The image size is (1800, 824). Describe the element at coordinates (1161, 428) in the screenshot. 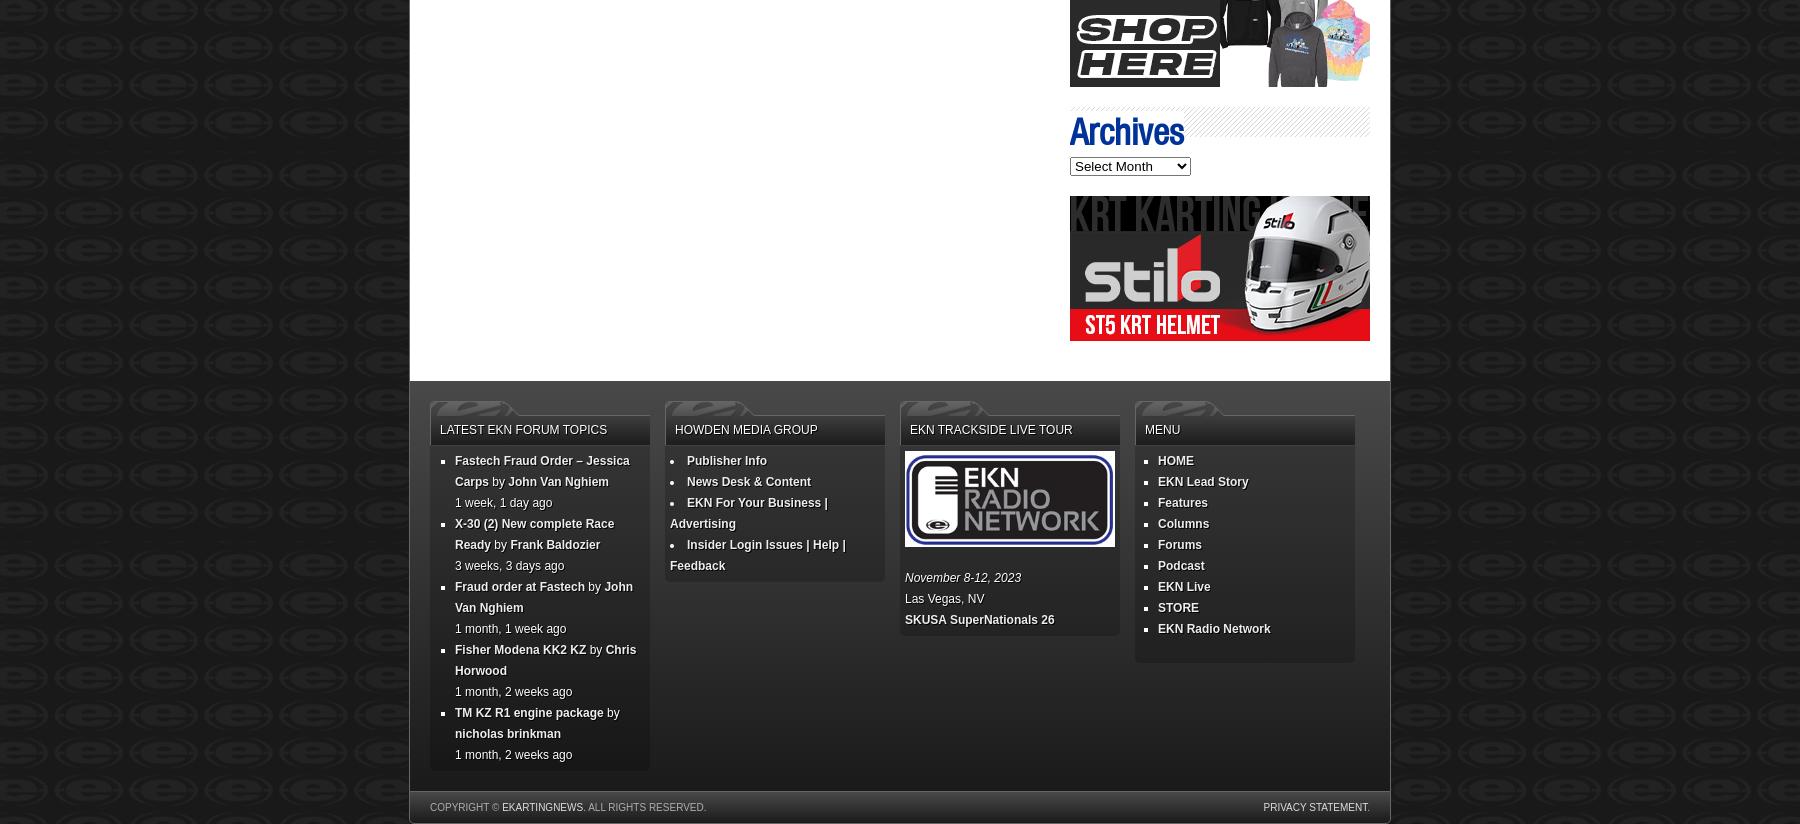

I see `'Menu'` at that location.